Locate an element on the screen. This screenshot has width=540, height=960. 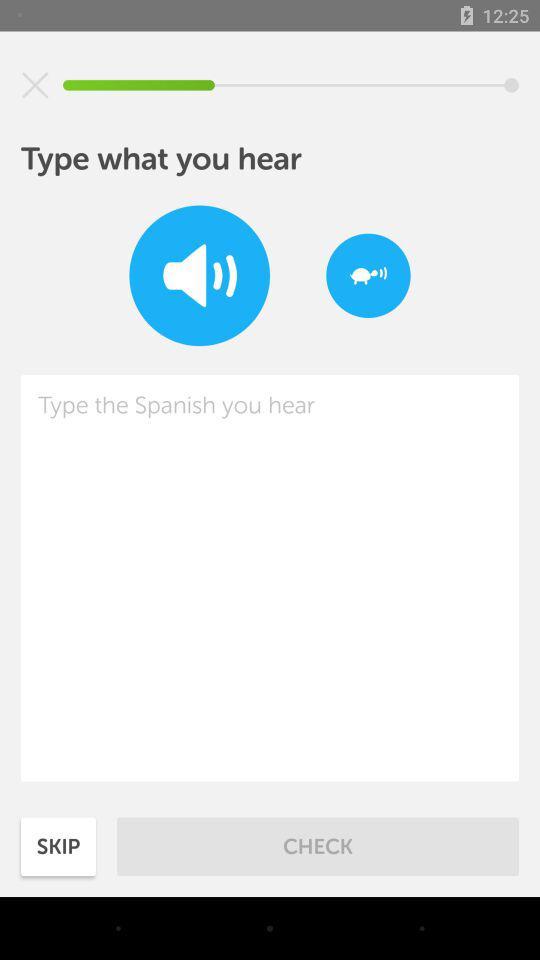
check icon is located at coordinates (318, 845).